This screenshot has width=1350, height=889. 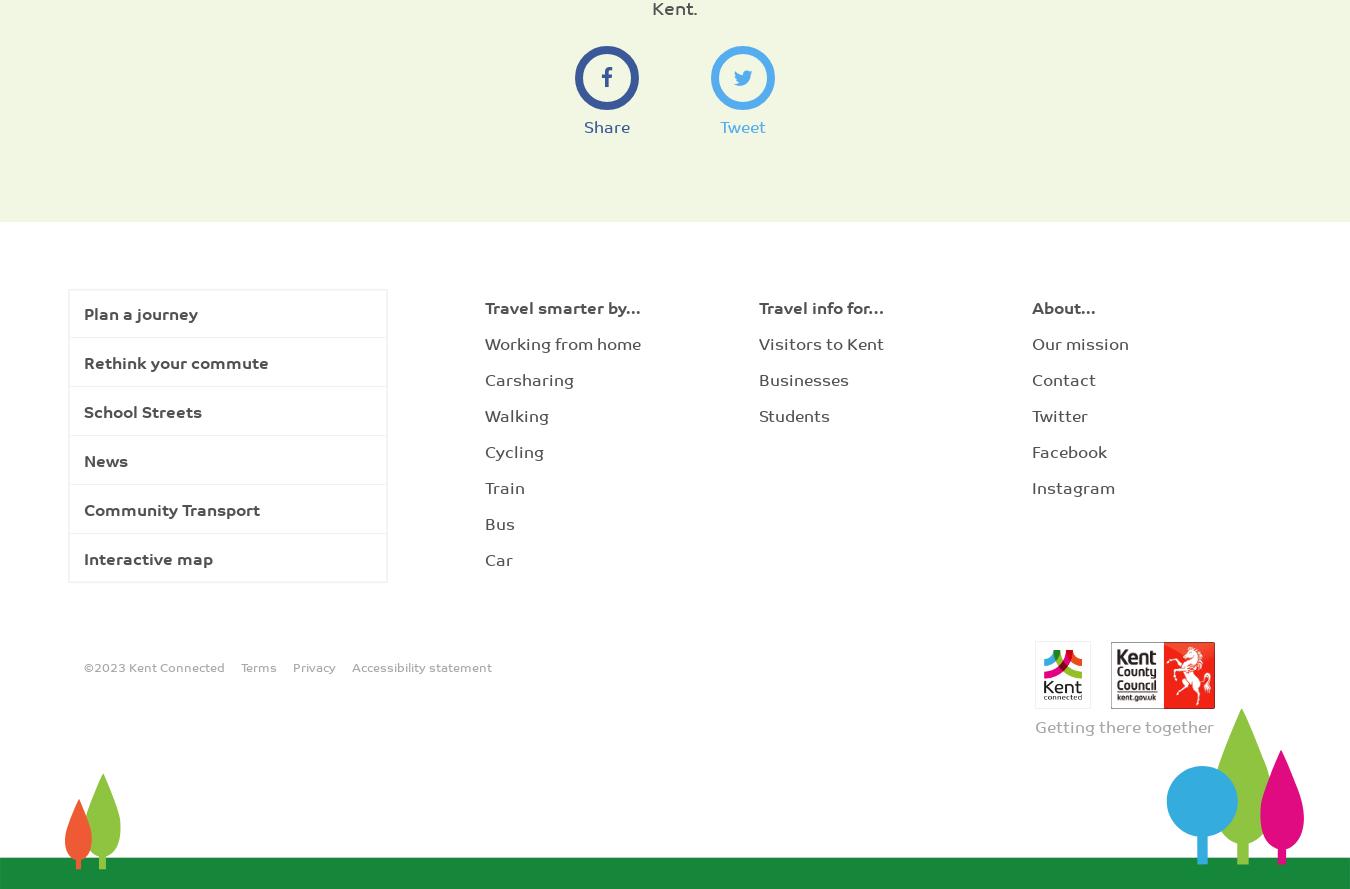 I want to click on 'Terms', so click(x=256, y=666).